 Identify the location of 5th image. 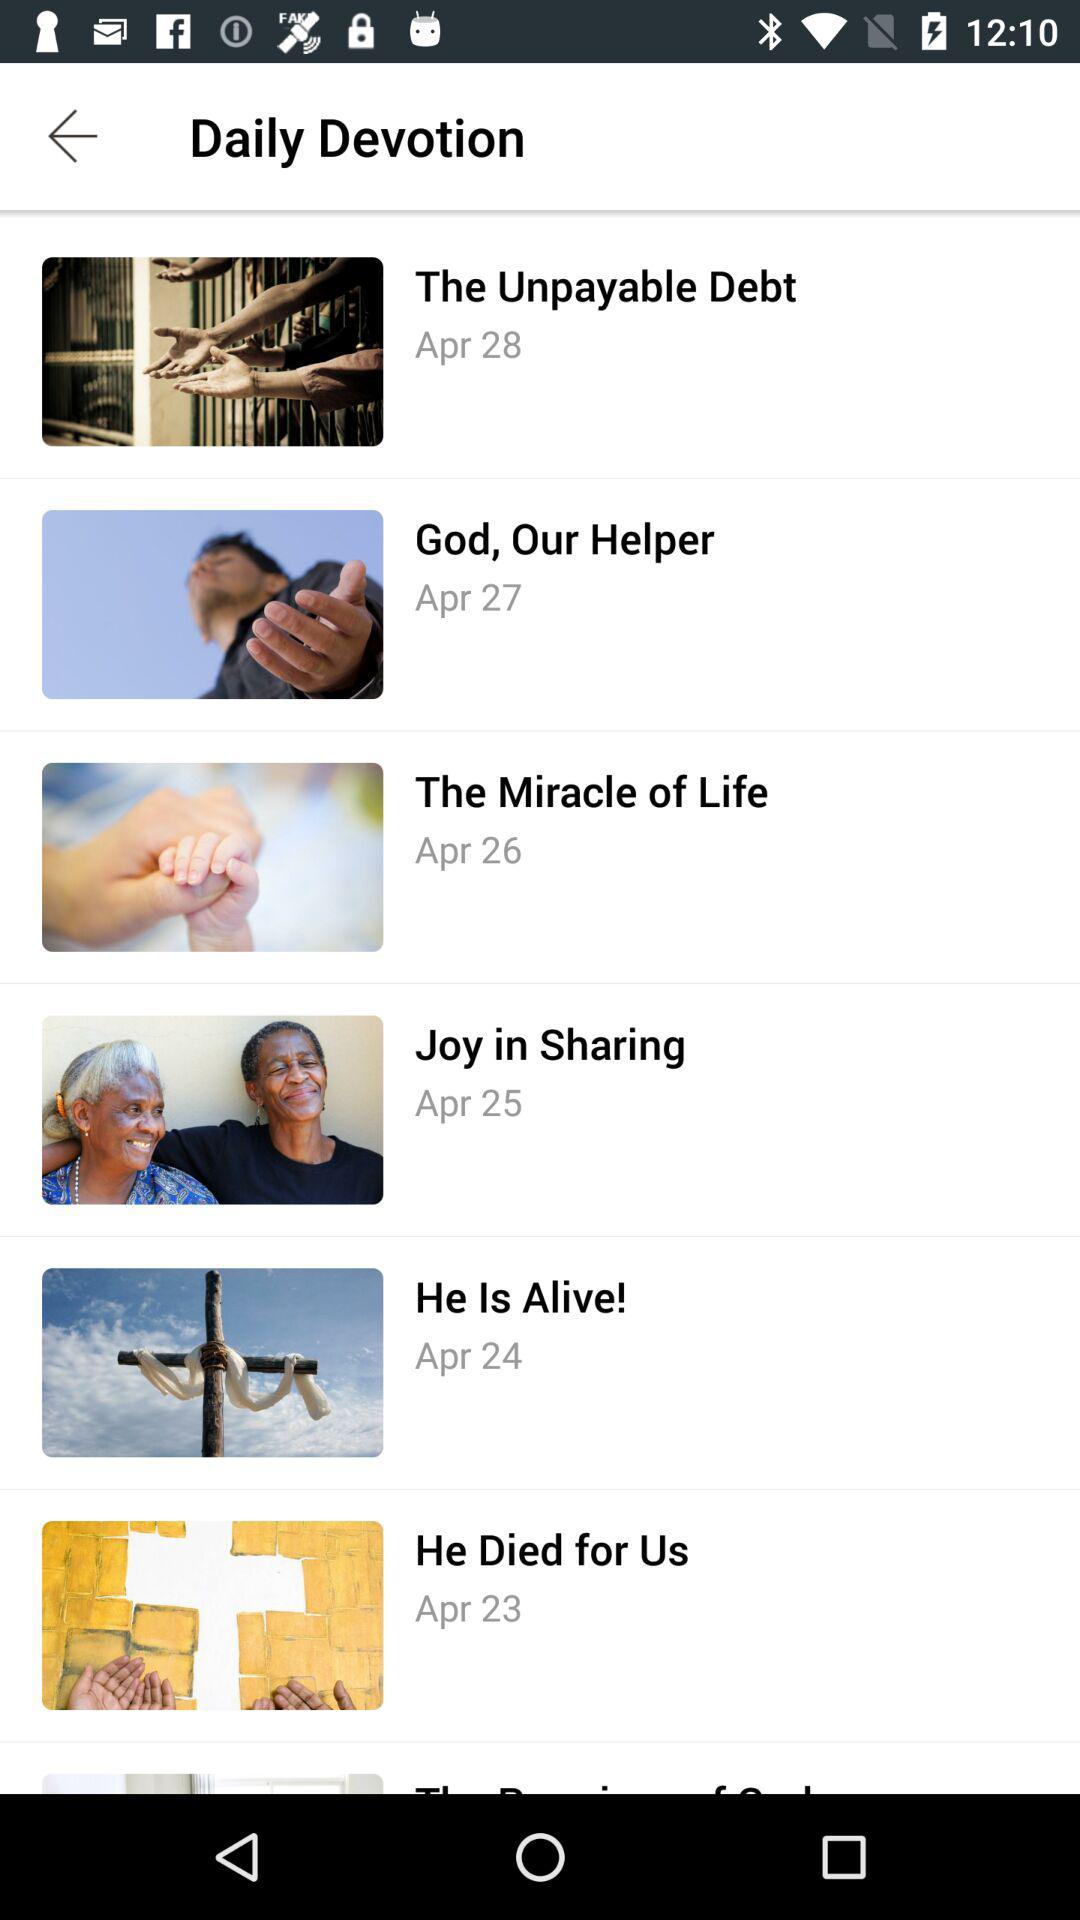
(212, 1361).